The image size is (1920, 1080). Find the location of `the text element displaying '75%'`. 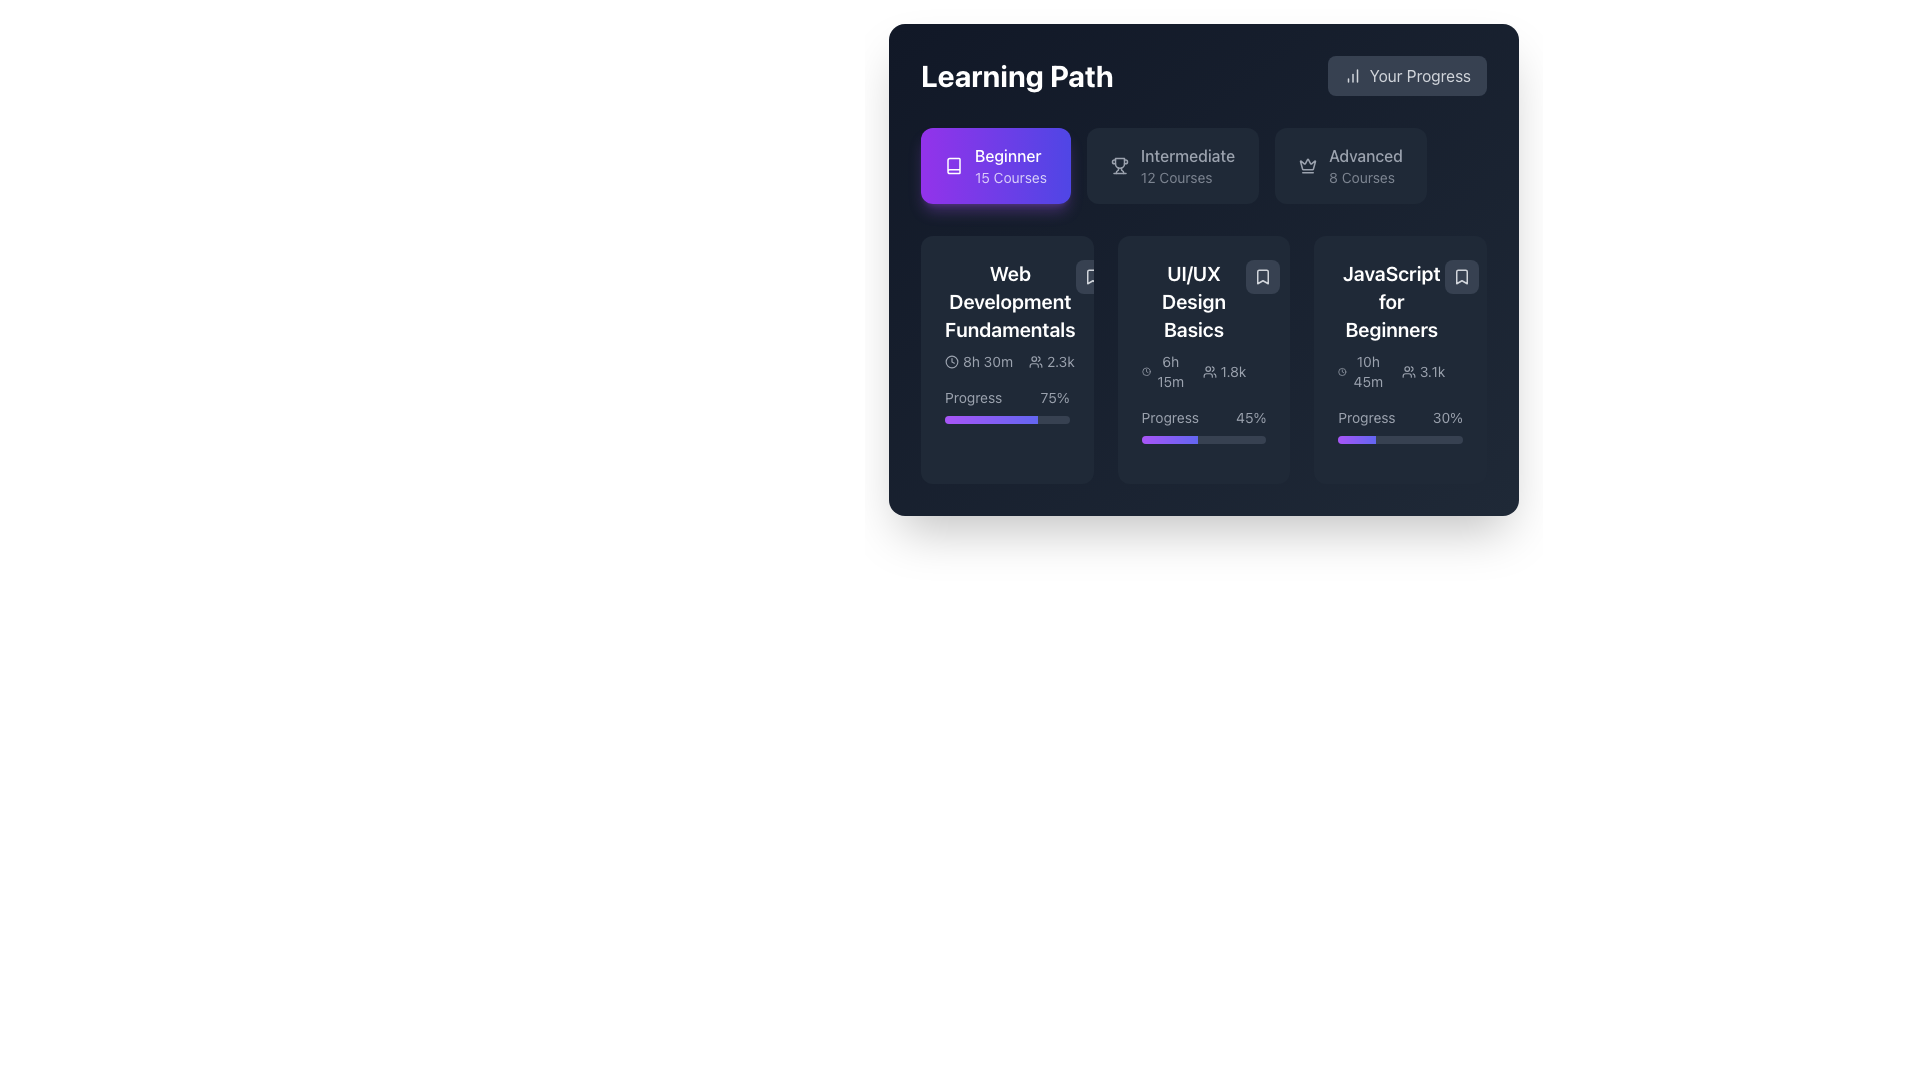

the text element displaying '75%' is located at coordinates (1054, 397).